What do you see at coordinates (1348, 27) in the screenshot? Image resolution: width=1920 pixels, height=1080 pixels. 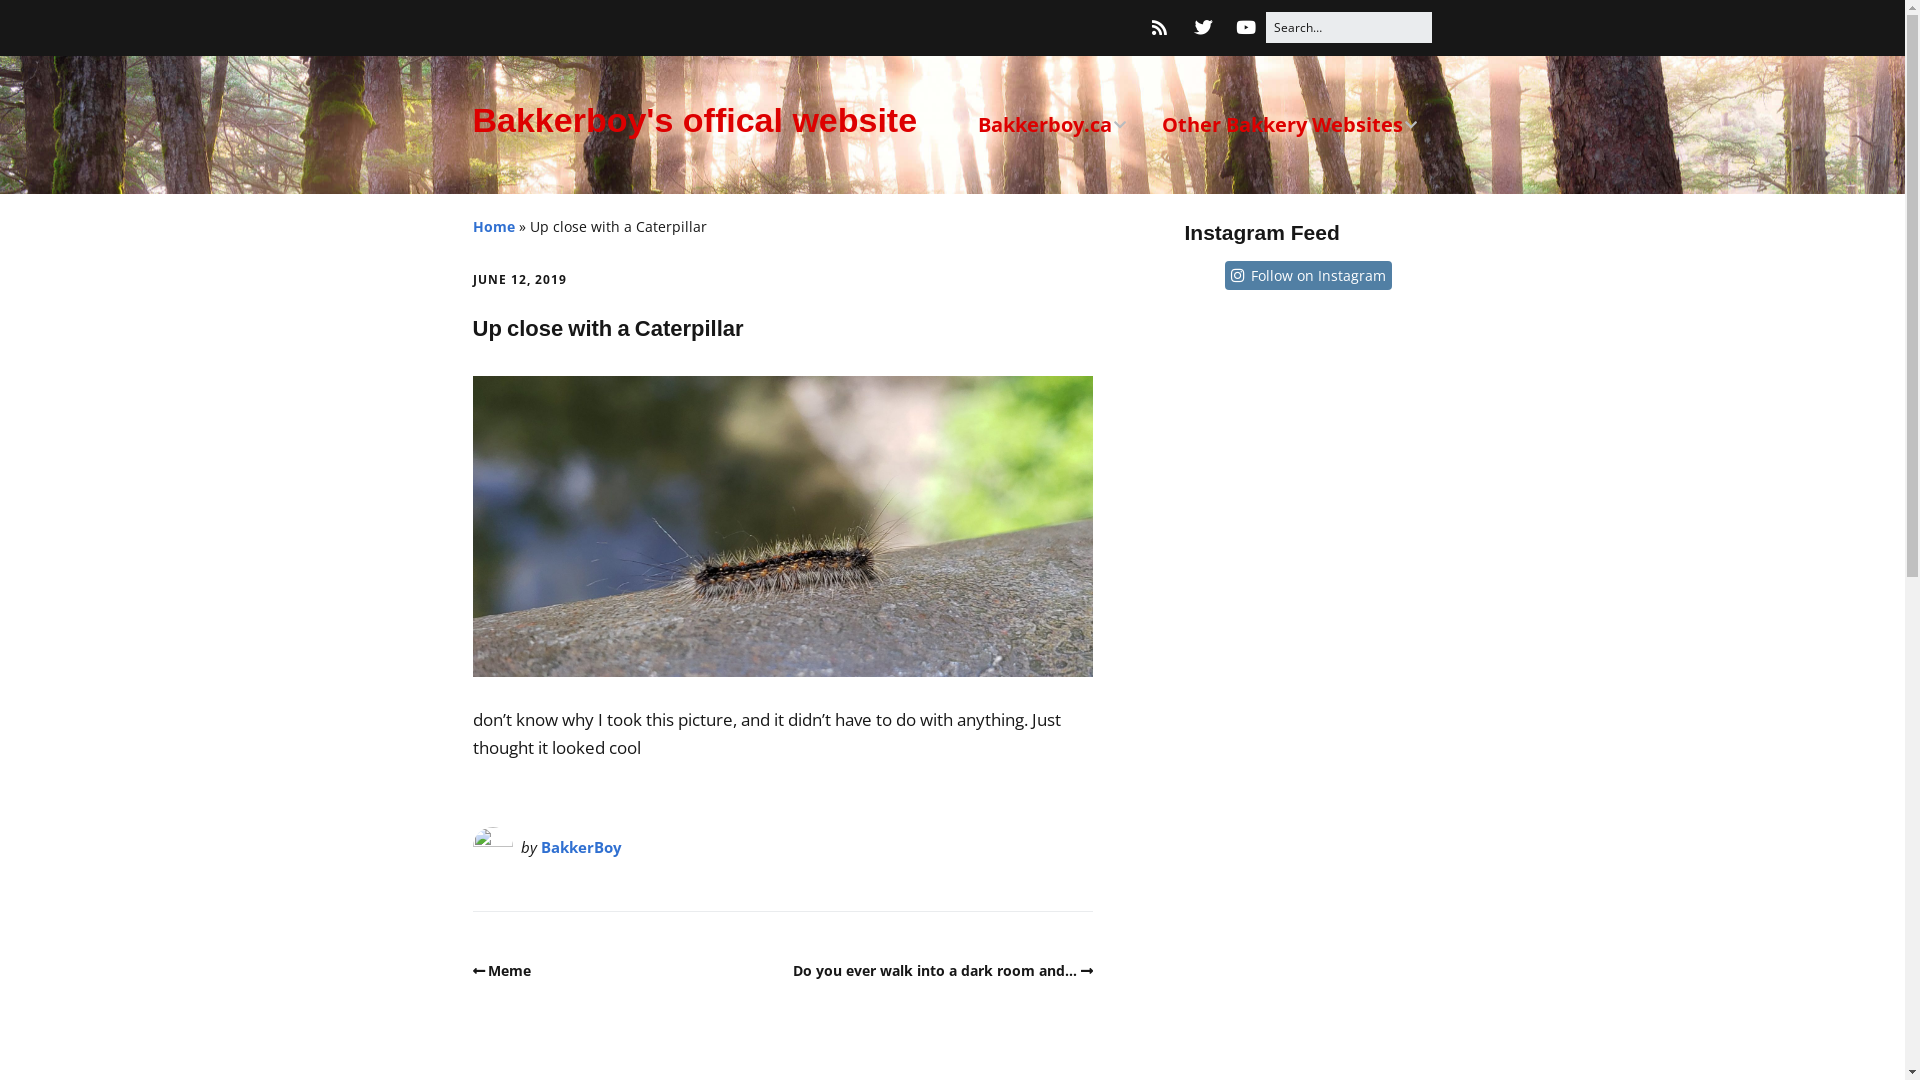 I see `'Press Enter to submit your search'` at bounding box center [1348, 27].